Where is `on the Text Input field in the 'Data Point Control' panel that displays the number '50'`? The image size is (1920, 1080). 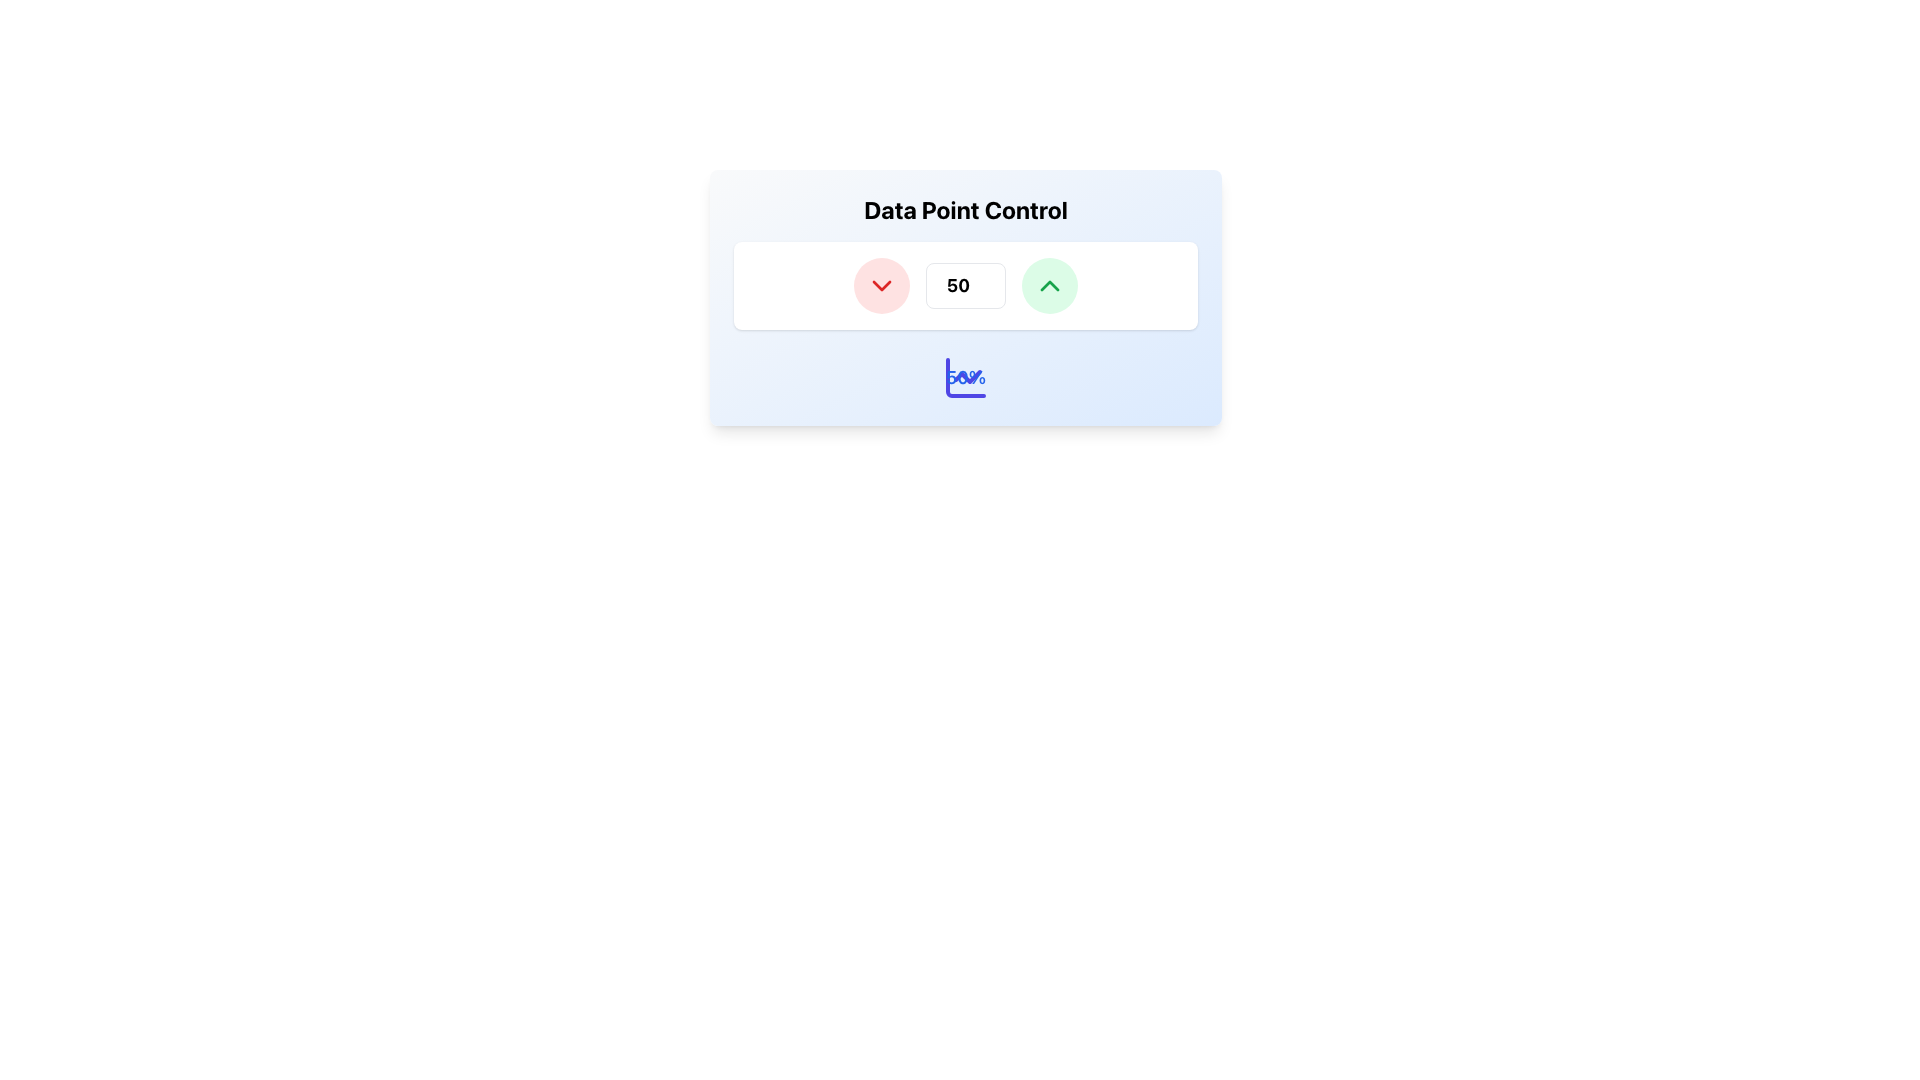 on the Text Input field in the 'Data Point Control' panel that displays the number '50' is located at coordinates (965, 297).